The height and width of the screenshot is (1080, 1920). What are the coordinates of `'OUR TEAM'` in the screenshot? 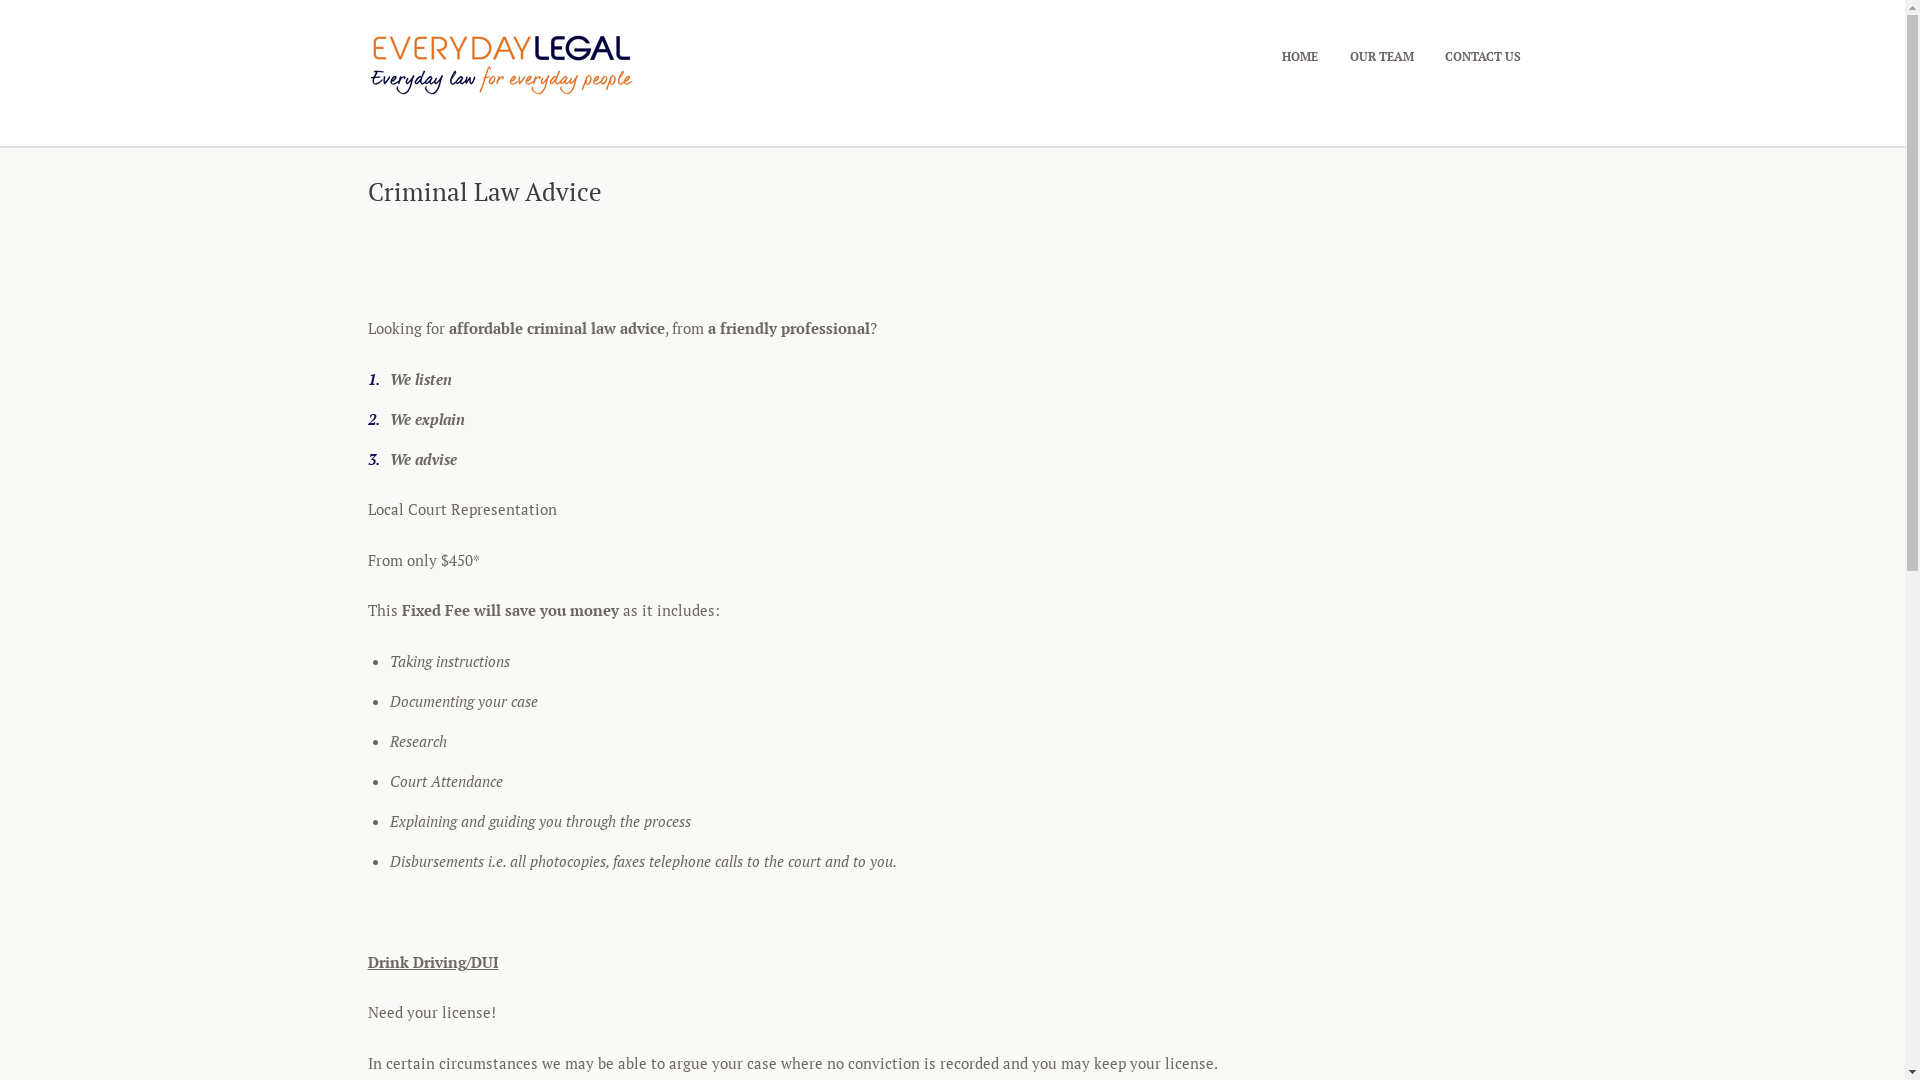 It's located at (1380, 55).